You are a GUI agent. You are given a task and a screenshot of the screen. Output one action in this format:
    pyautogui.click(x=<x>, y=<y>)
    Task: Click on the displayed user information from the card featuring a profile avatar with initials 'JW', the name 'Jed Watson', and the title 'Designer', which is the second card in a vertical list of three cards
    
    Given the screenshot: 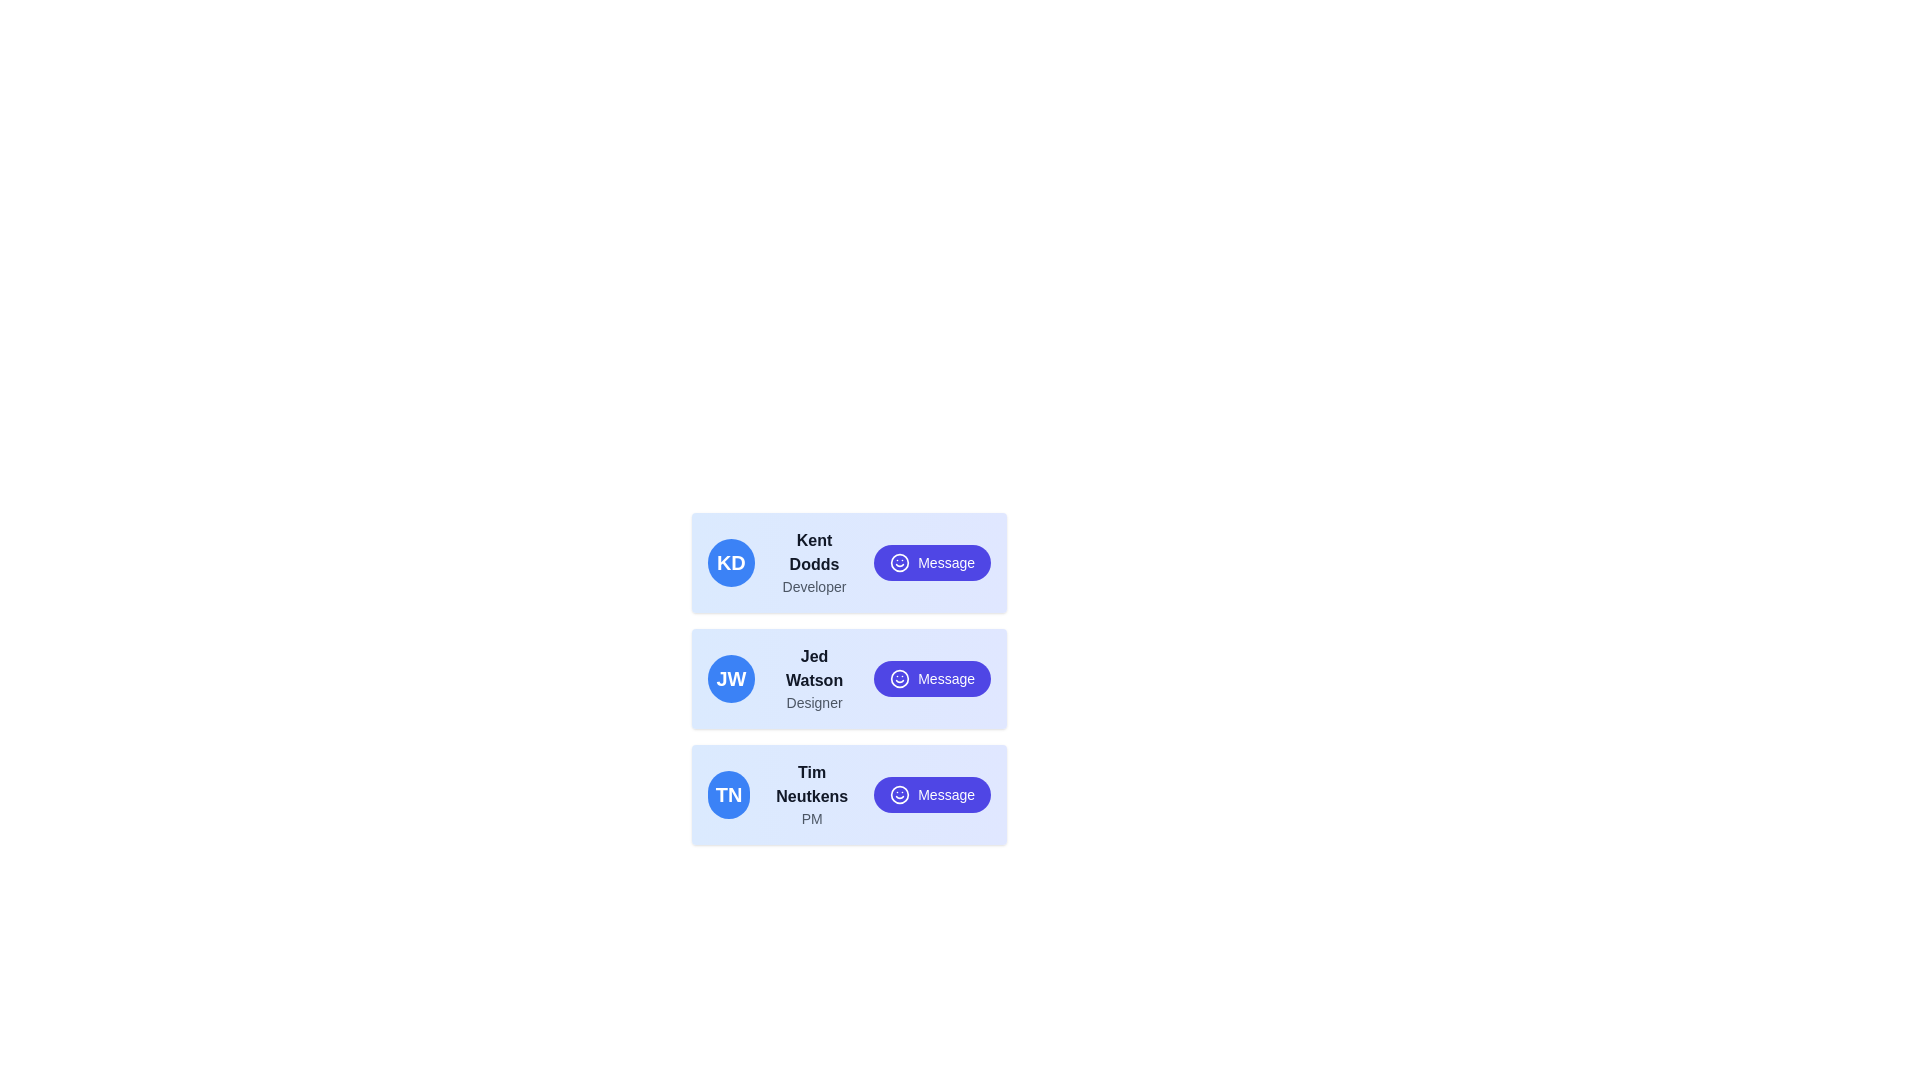 What is the action you would take?
    pyautogui.click(x=849, y=677)
    